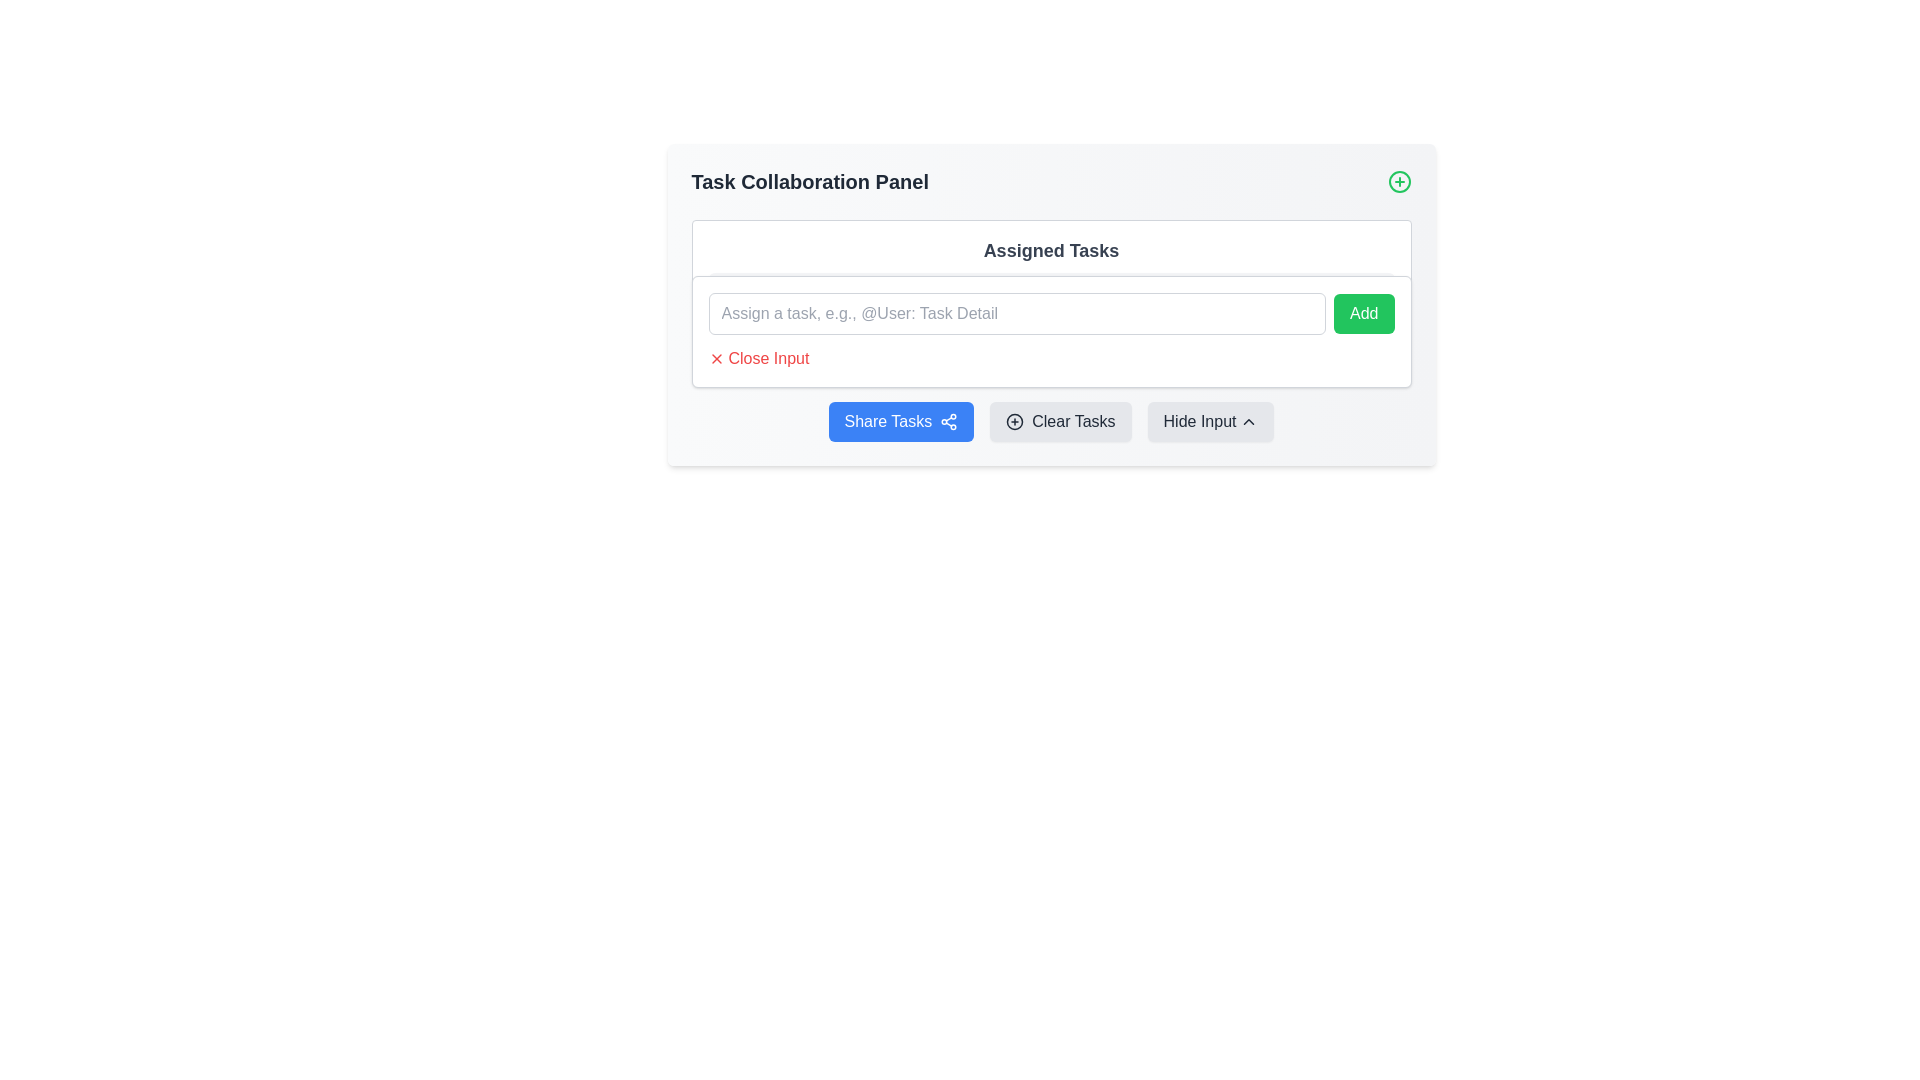 This screenshot has width=1920, height=1080. Describe the element at coordinates (1015, 420) in the screenshot. I see `the SVG circle element that visually represents the circular plus icon for adding or creating a new item or task, located in the upper-right corner of the main interface panel next to the 'Task Collaboration Panel' label` at that location.